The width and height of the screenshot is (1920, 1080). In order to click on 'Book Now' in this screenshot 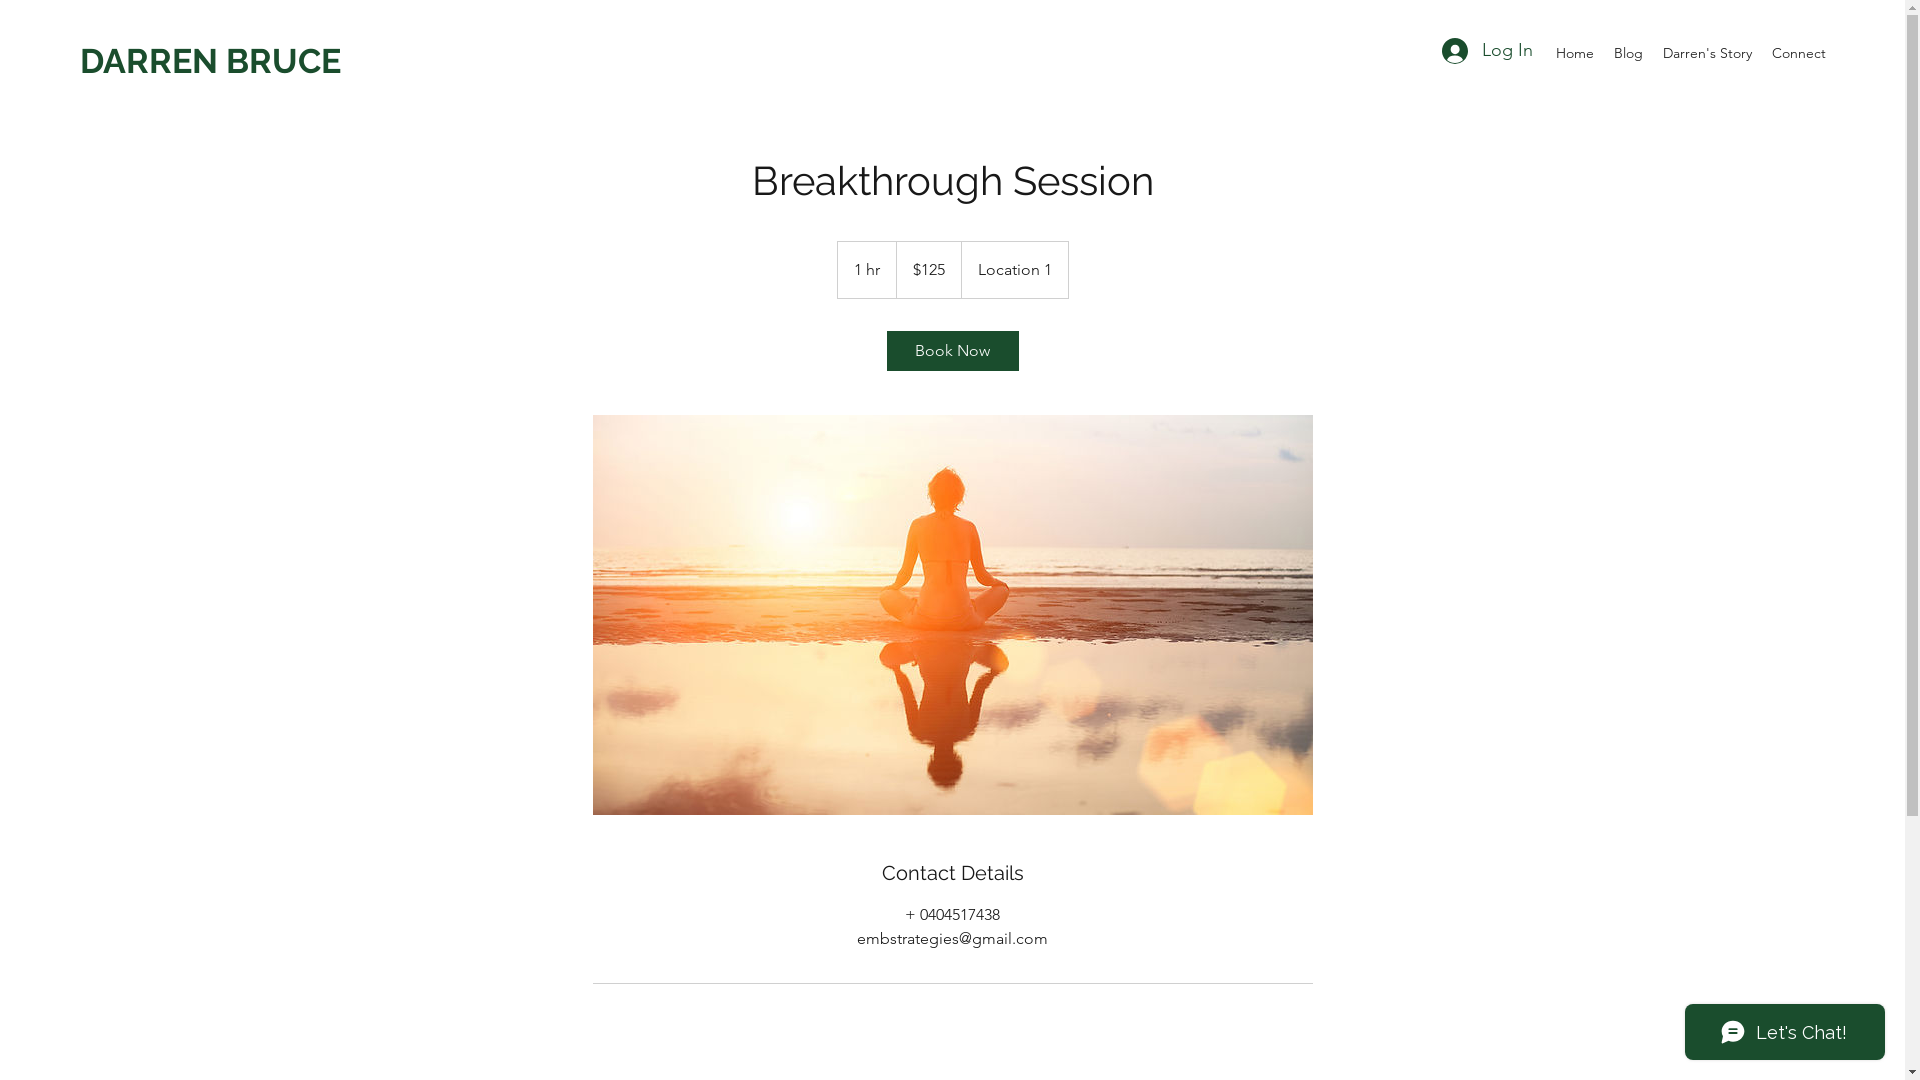, I will do `click(885, 350)`.